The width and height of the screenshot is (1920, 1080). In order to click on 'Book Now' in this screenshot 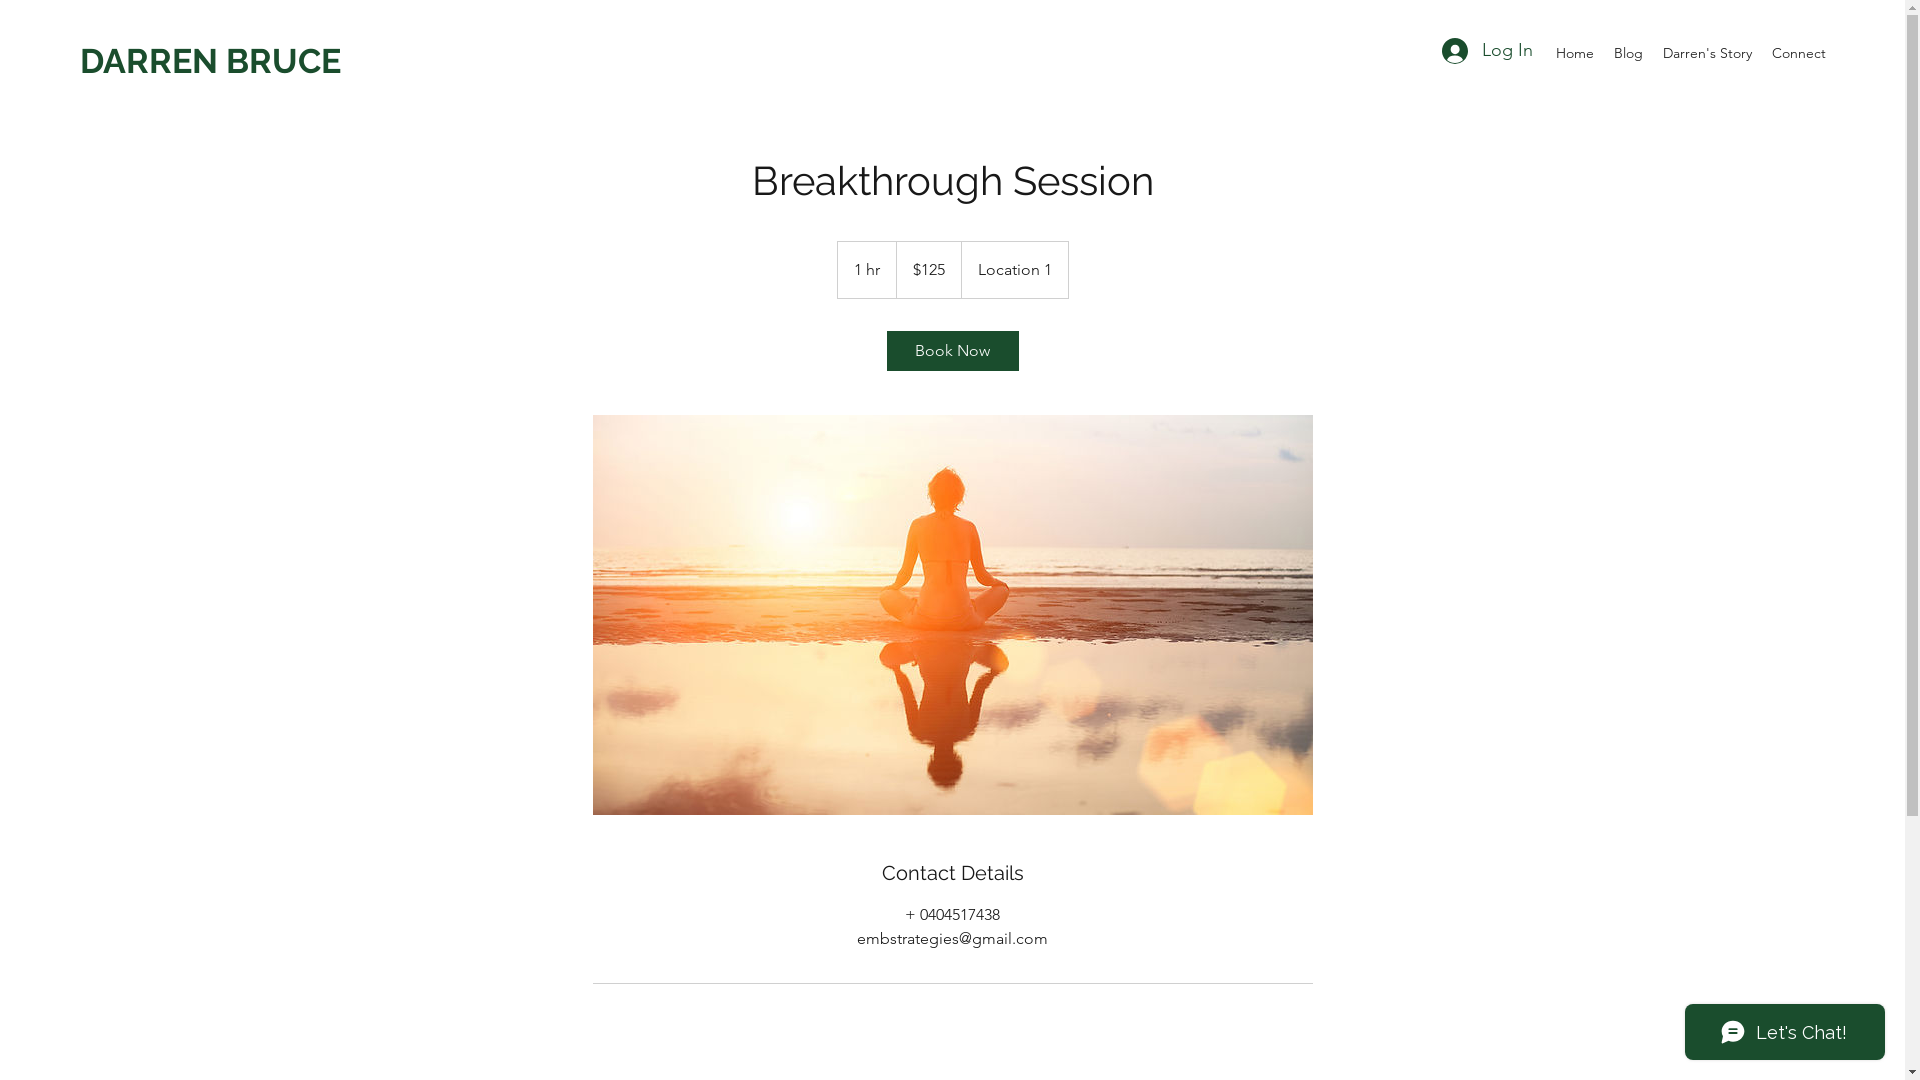, I will do `click(885, 350)`.